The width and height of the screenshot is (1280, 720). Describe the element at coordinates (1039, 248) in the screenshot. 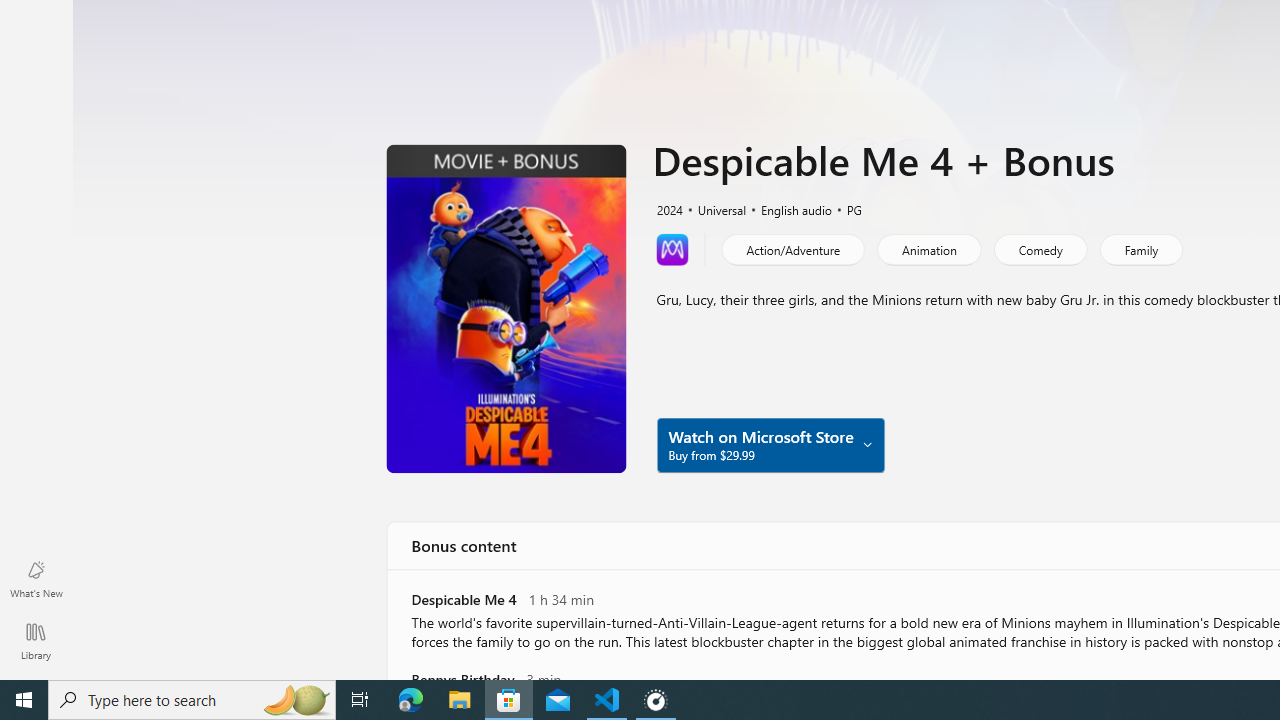

I see `'Comedy'` at that location.